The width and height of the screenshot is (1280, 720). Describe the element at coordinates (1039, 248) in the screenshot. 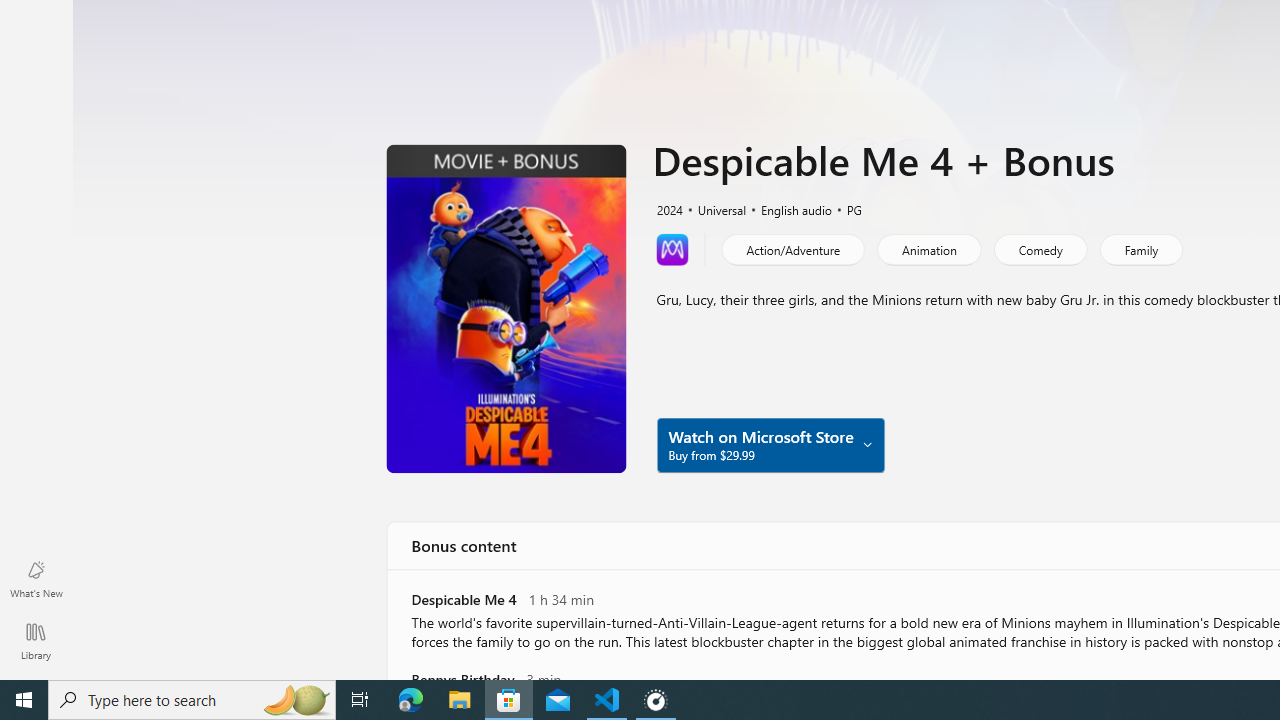

I see `'Comedy'` at that location.